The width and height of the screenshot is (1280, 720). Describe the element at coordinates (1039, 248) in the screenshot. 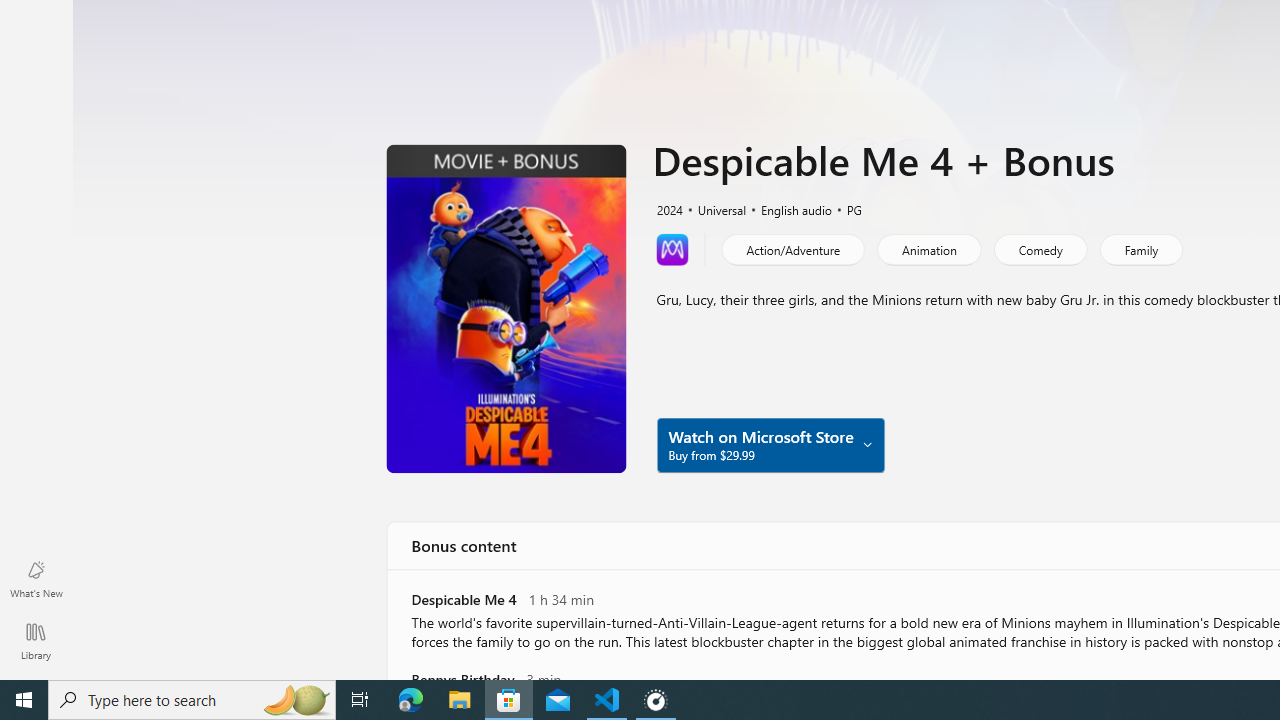

I see `'Comedy'` at that location.